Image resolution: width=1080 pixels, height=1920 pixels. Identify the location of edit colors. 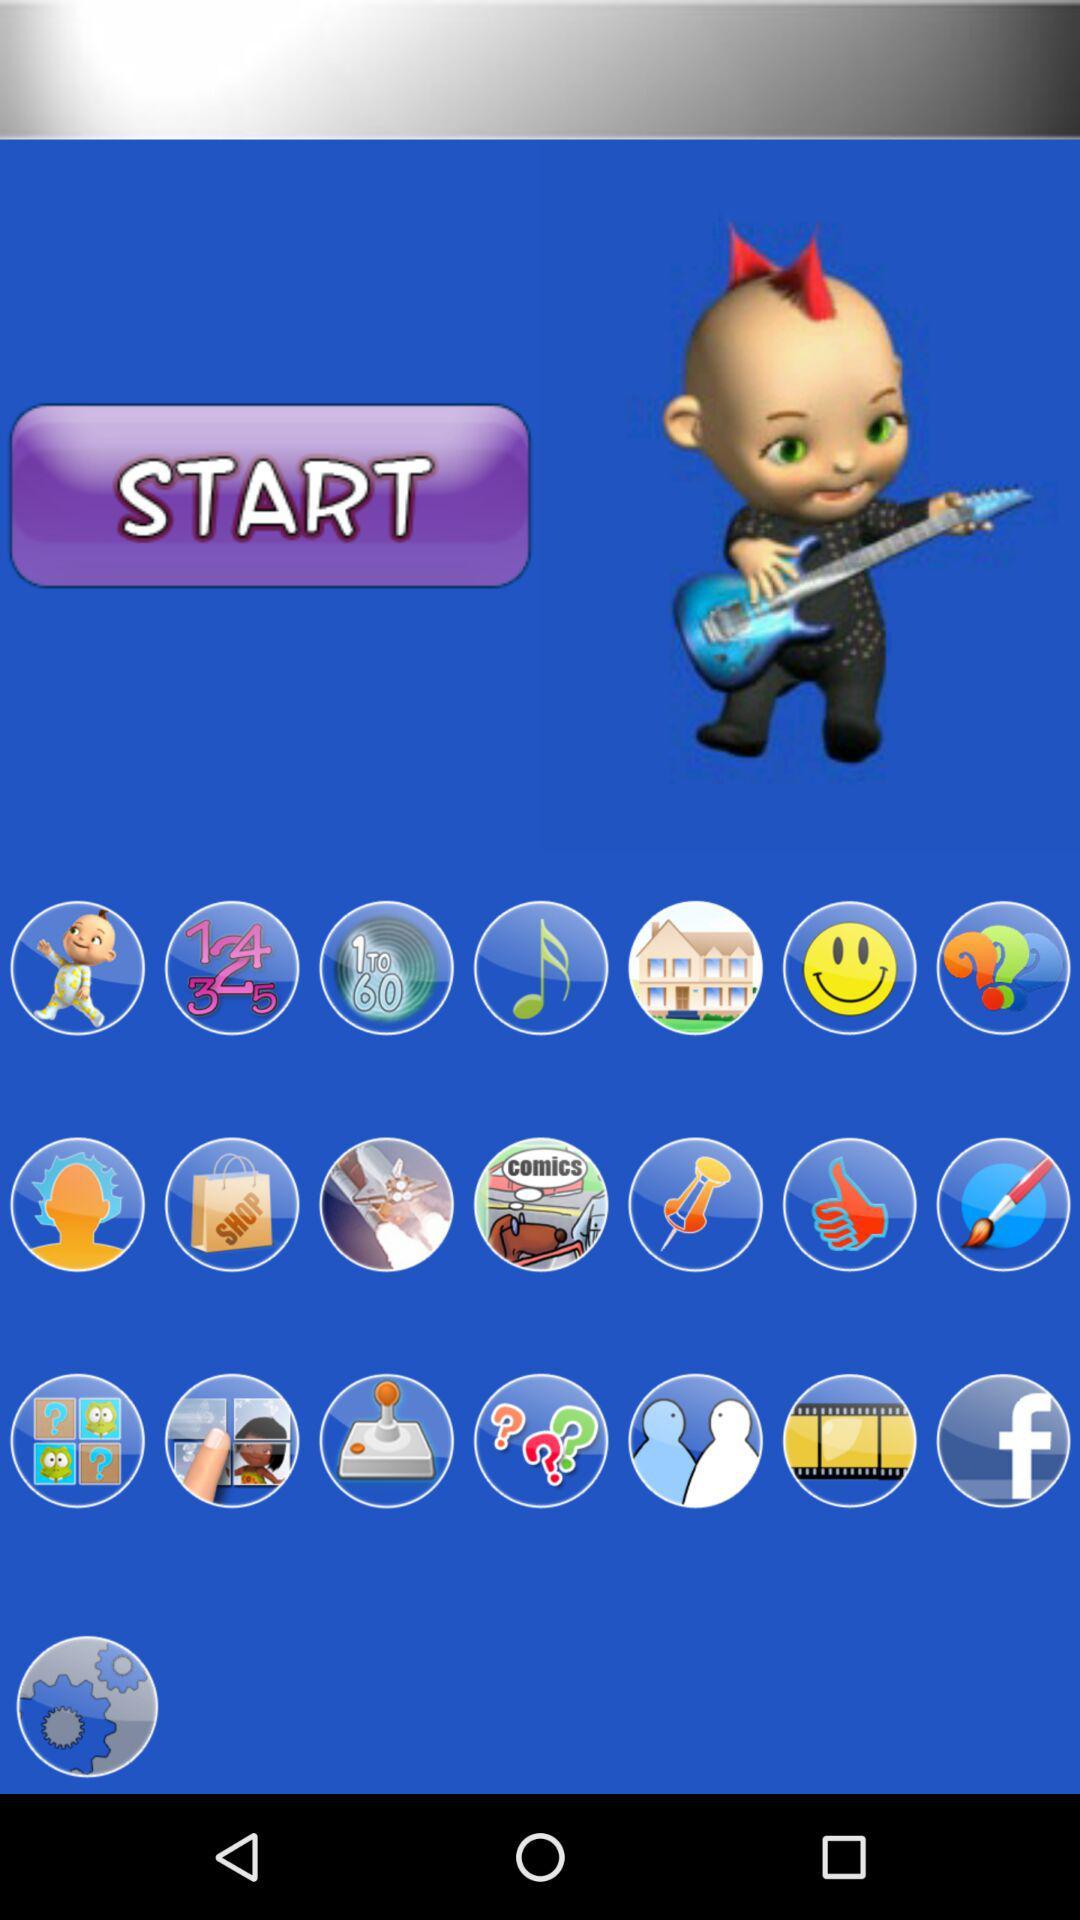
(1003, 1203).